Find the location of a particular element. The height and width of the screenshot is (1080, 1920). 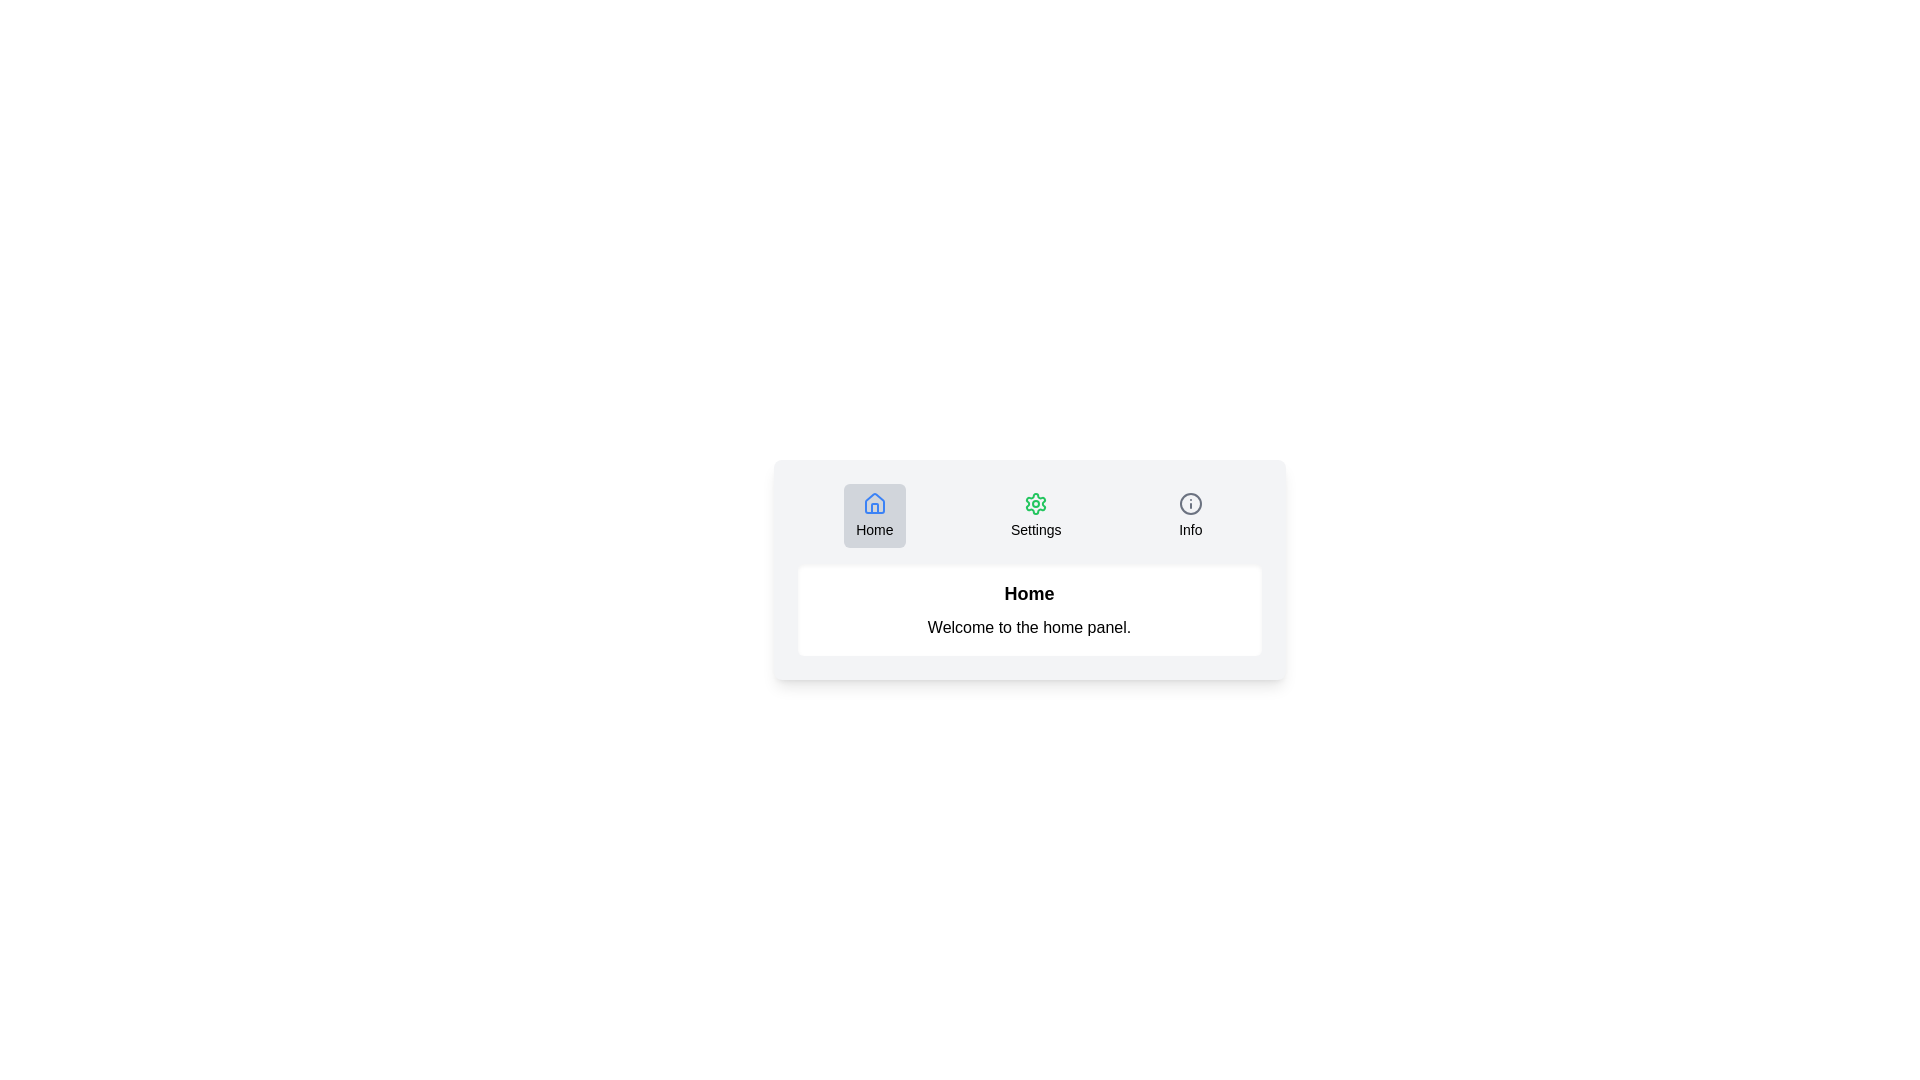

the tab icon labeled Home to inspect its information is located at coordinates (874, 515).